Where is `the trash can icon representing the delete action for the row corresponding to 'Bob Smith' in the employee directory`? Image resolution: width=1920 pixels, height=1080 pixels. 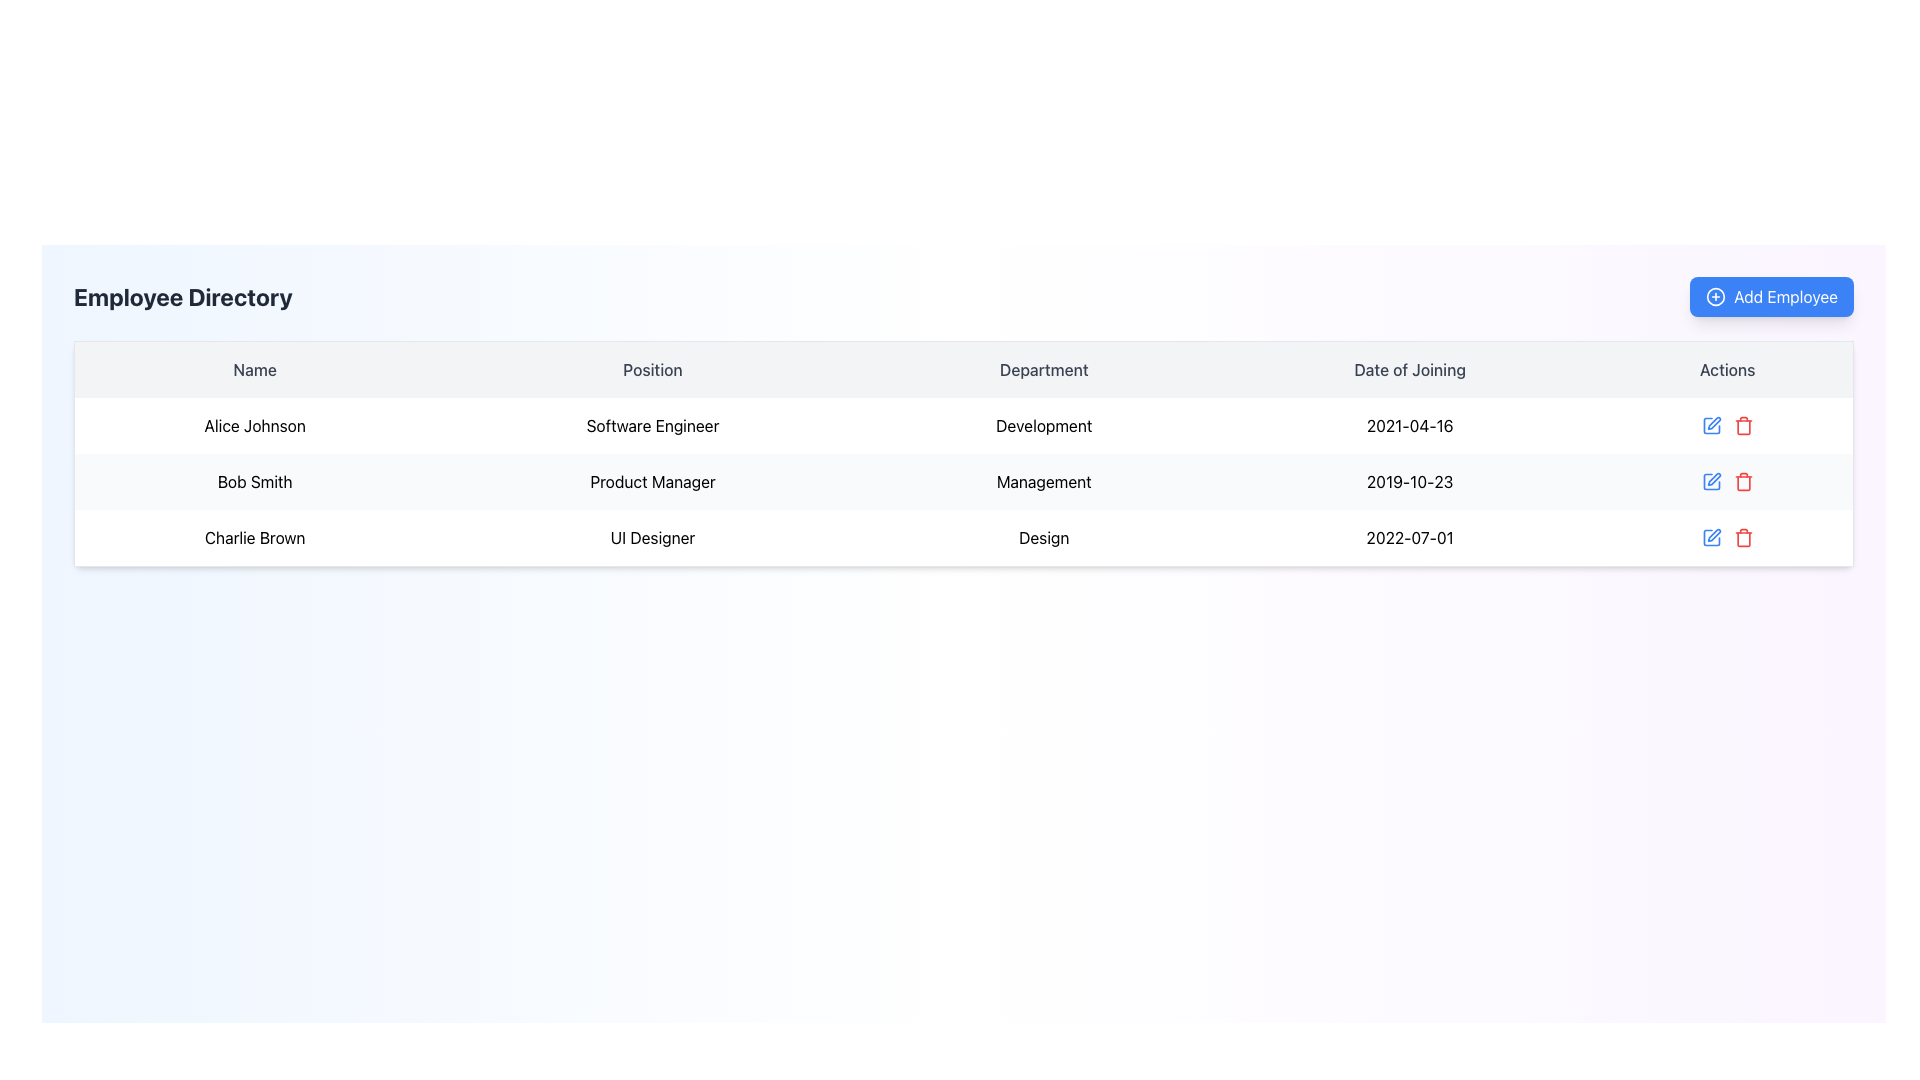 the trash can icon representing the delete action for the row corresponding to 'Bob Smith' in the employee directory is located at coordinates (1742, 483).